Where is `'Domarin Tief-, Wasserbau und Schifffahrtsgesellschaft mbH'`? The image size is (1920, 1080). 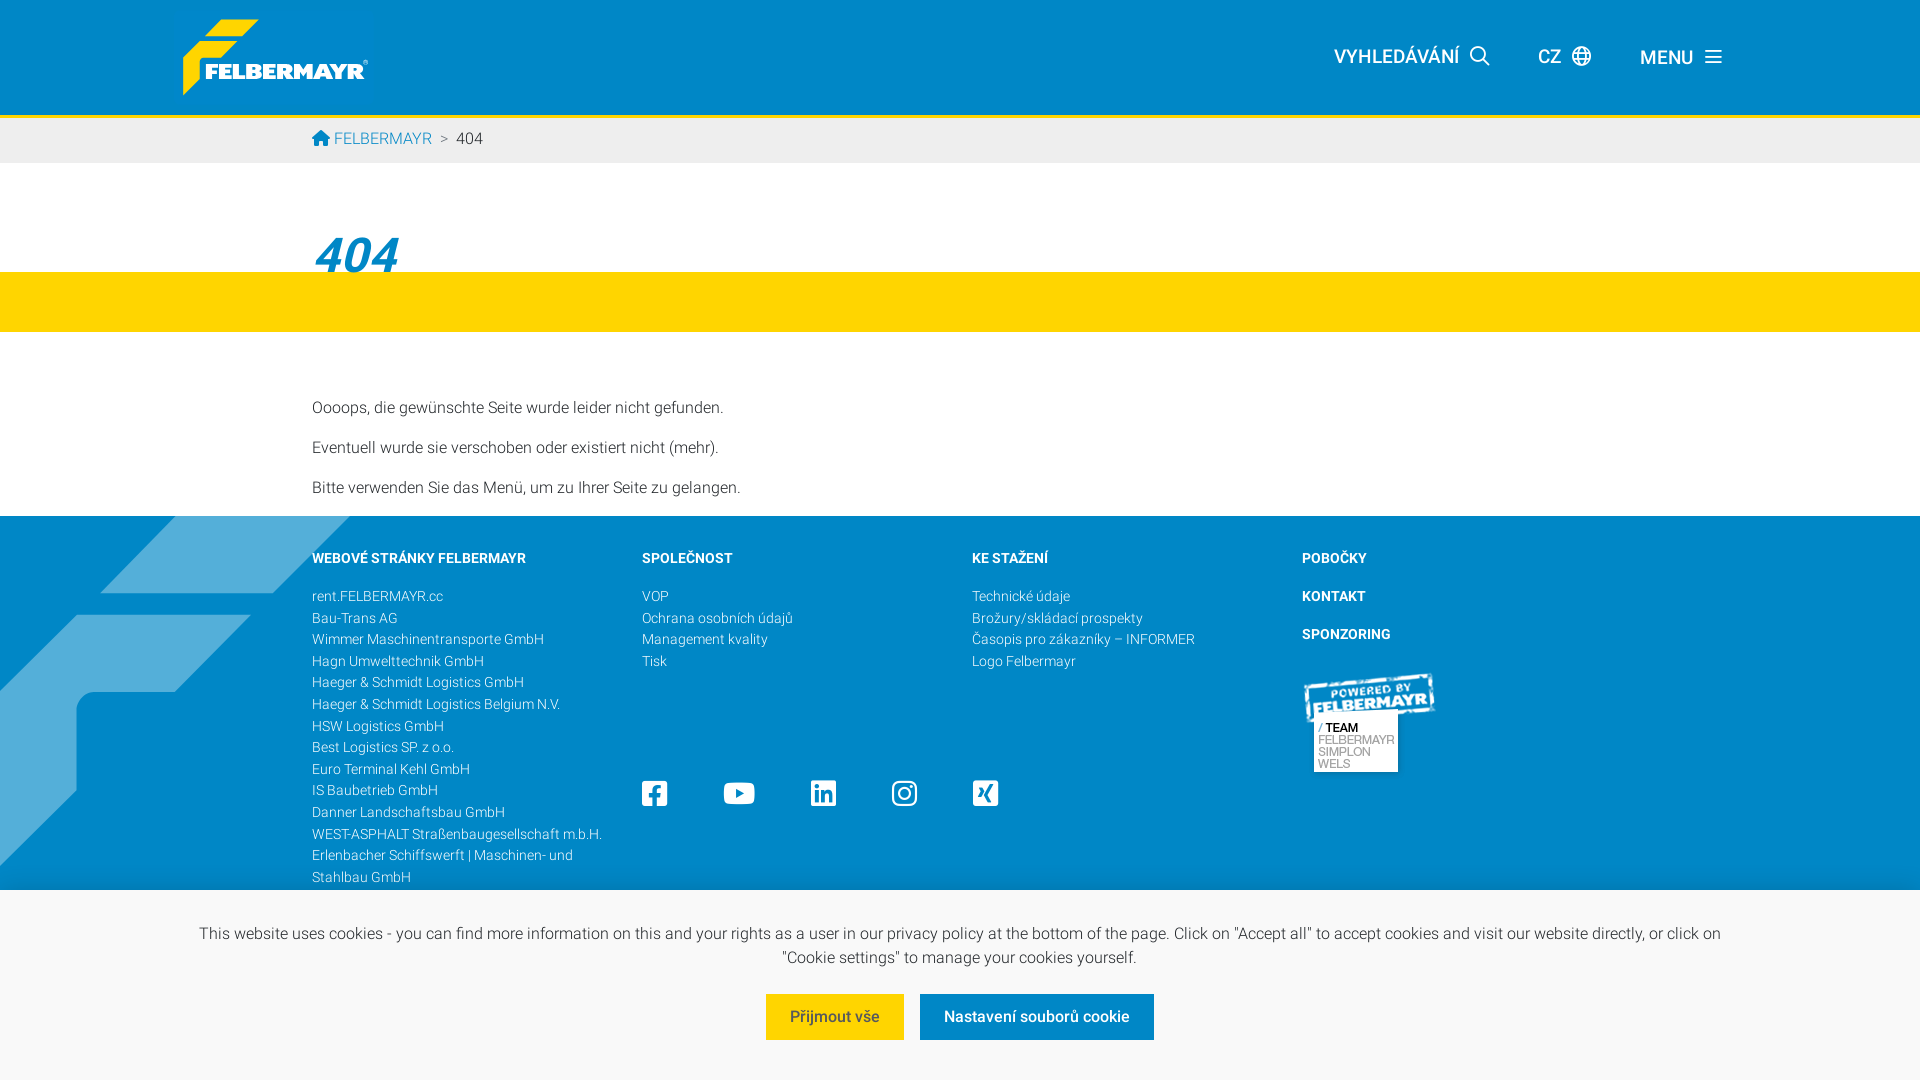 'Domarin Tief-, Wasserbau und Schifffahrtsgesellschaft mbH' is located at coordinates (404, 909).